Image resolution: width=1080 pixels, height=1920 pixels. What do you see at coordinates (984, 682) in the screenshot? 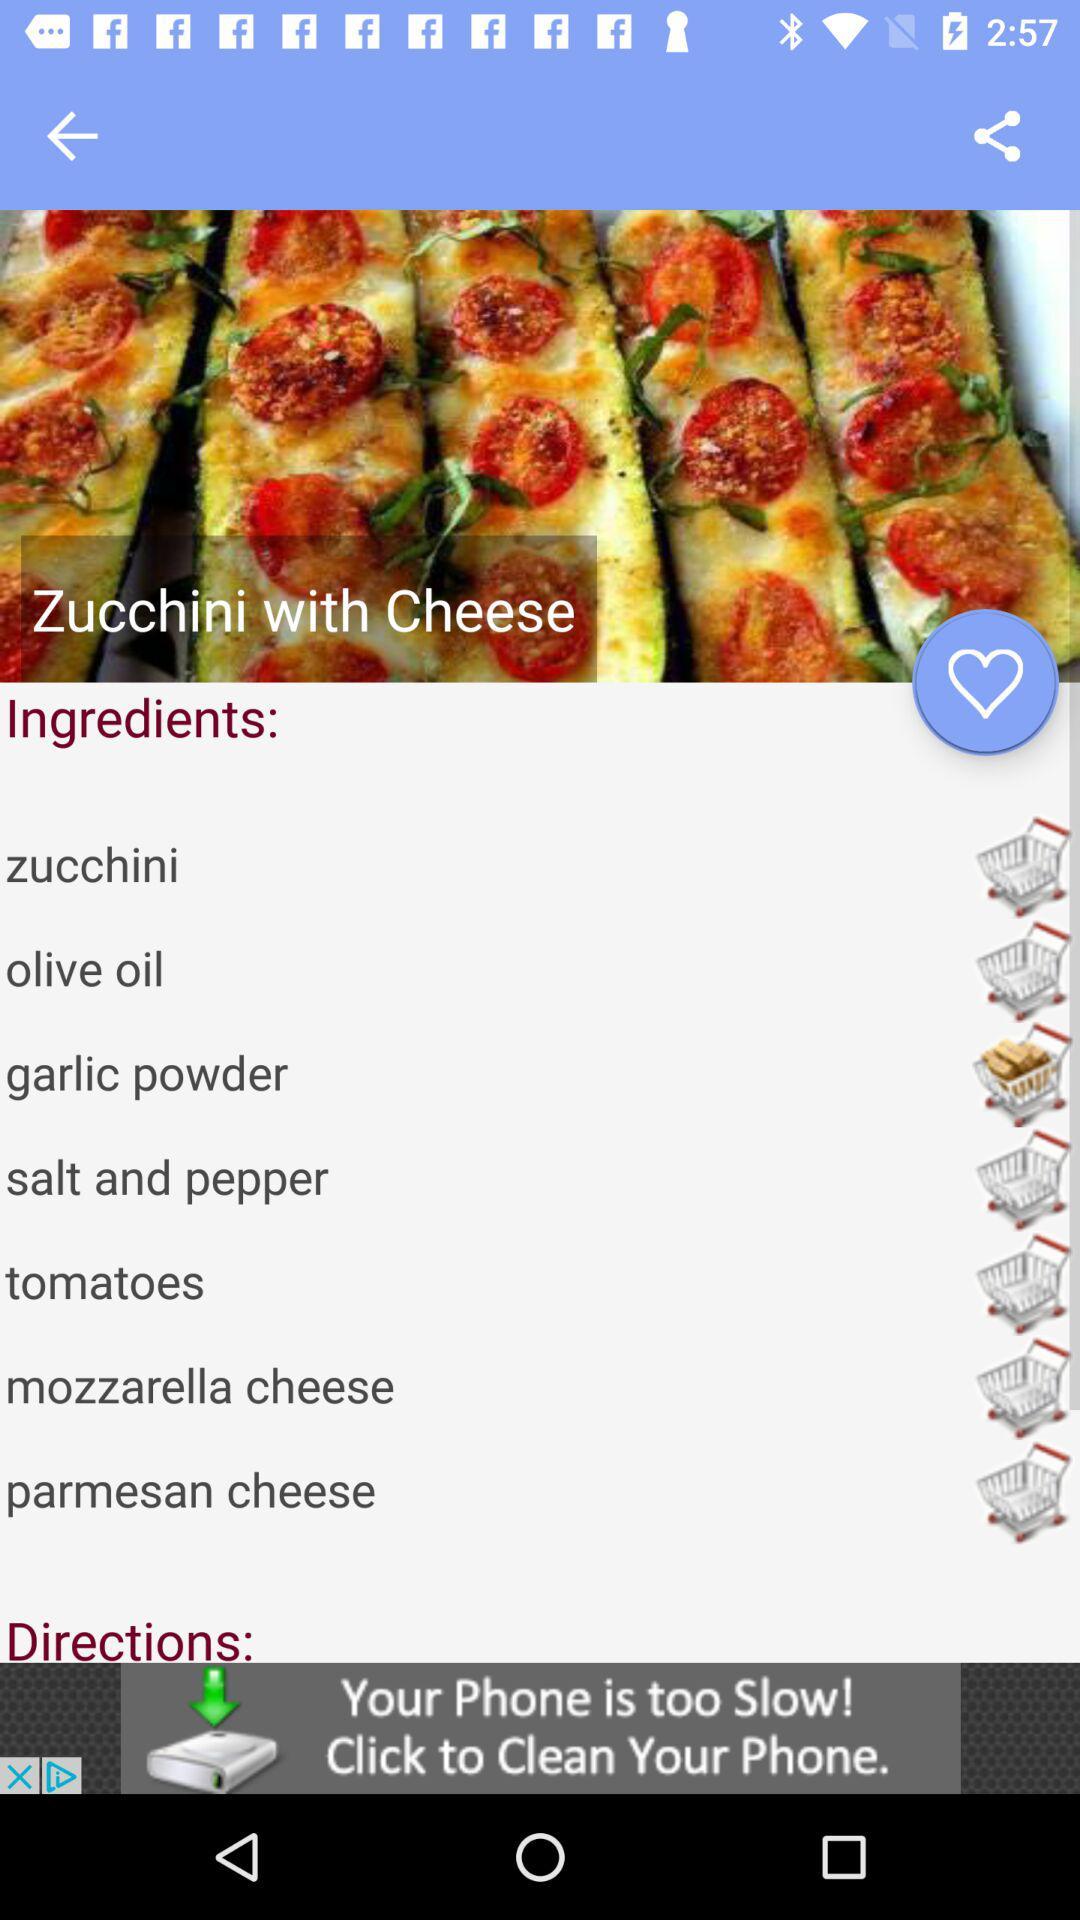
I see `like button` at bounding box center [984, 682].